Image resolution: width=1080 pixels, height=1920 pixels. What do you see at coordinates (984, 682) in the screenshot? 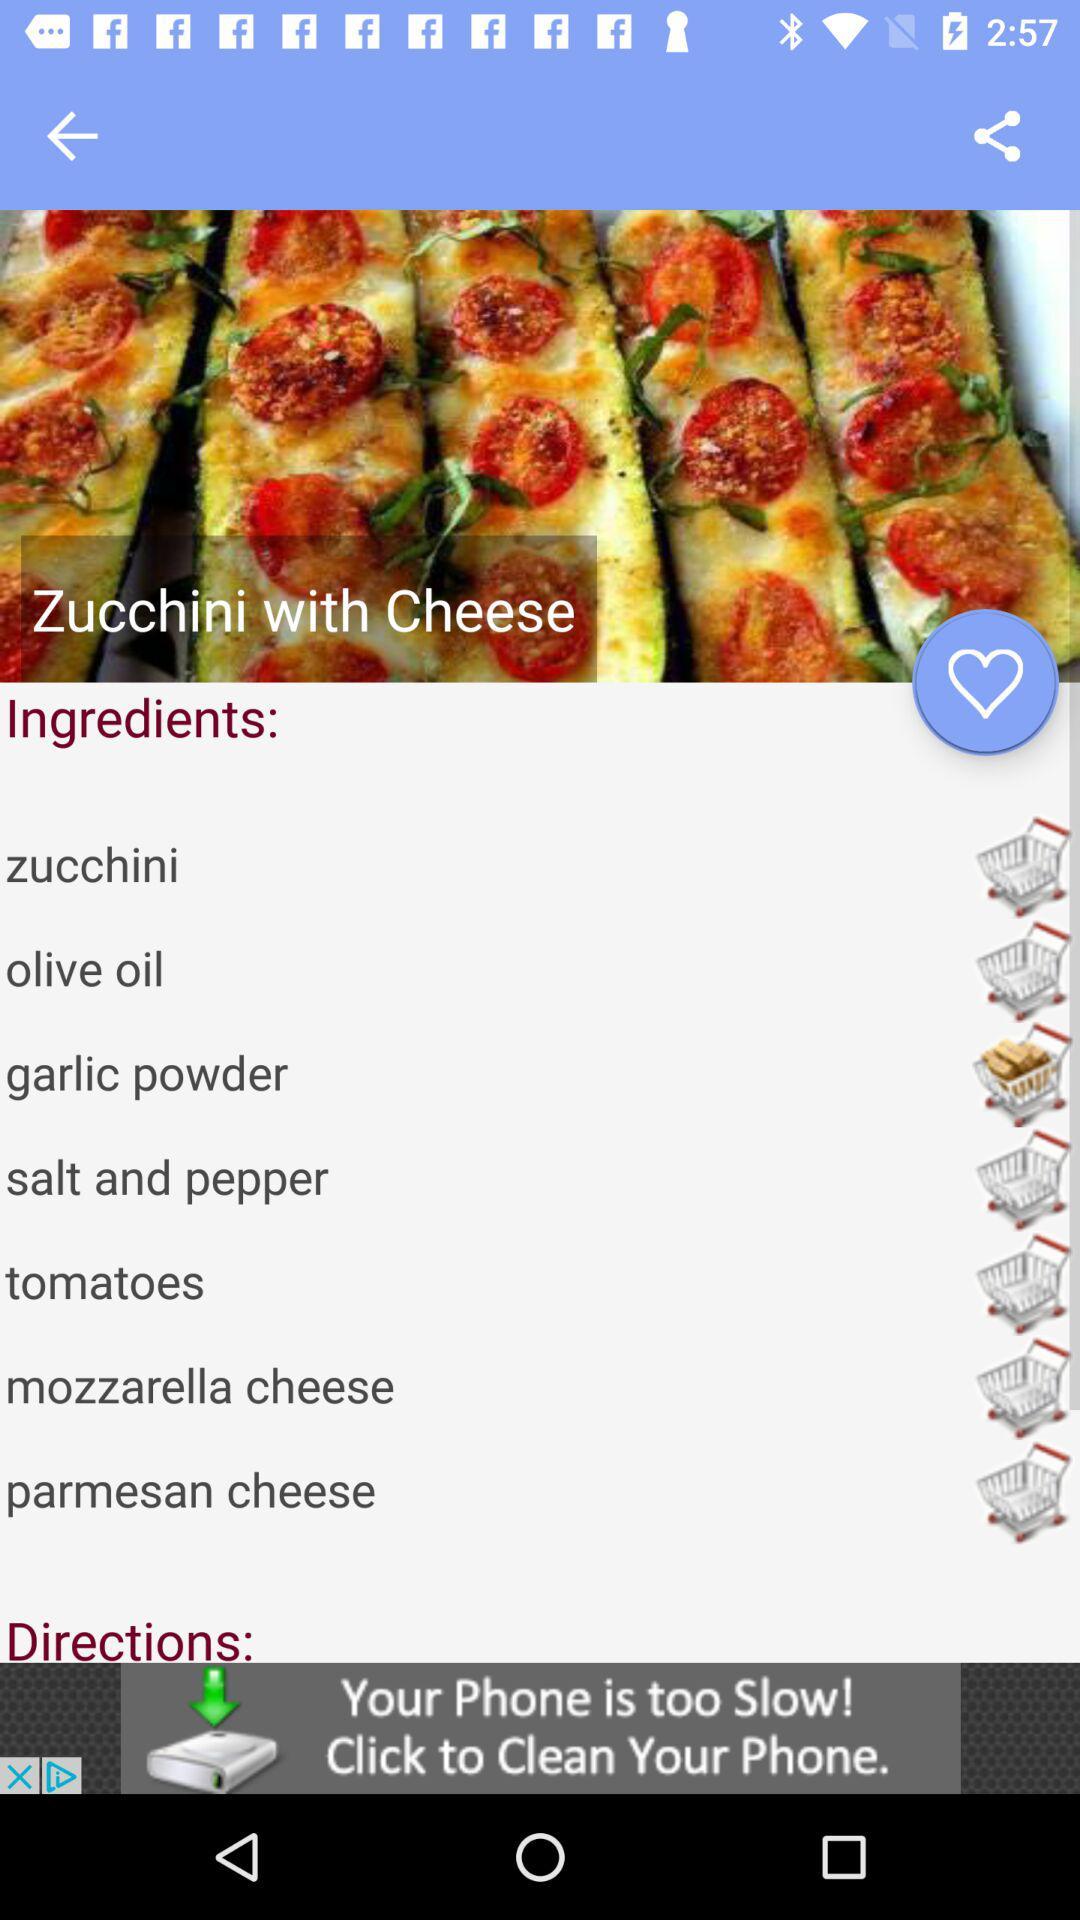
I see `like button` at bounding box center [984, 682].